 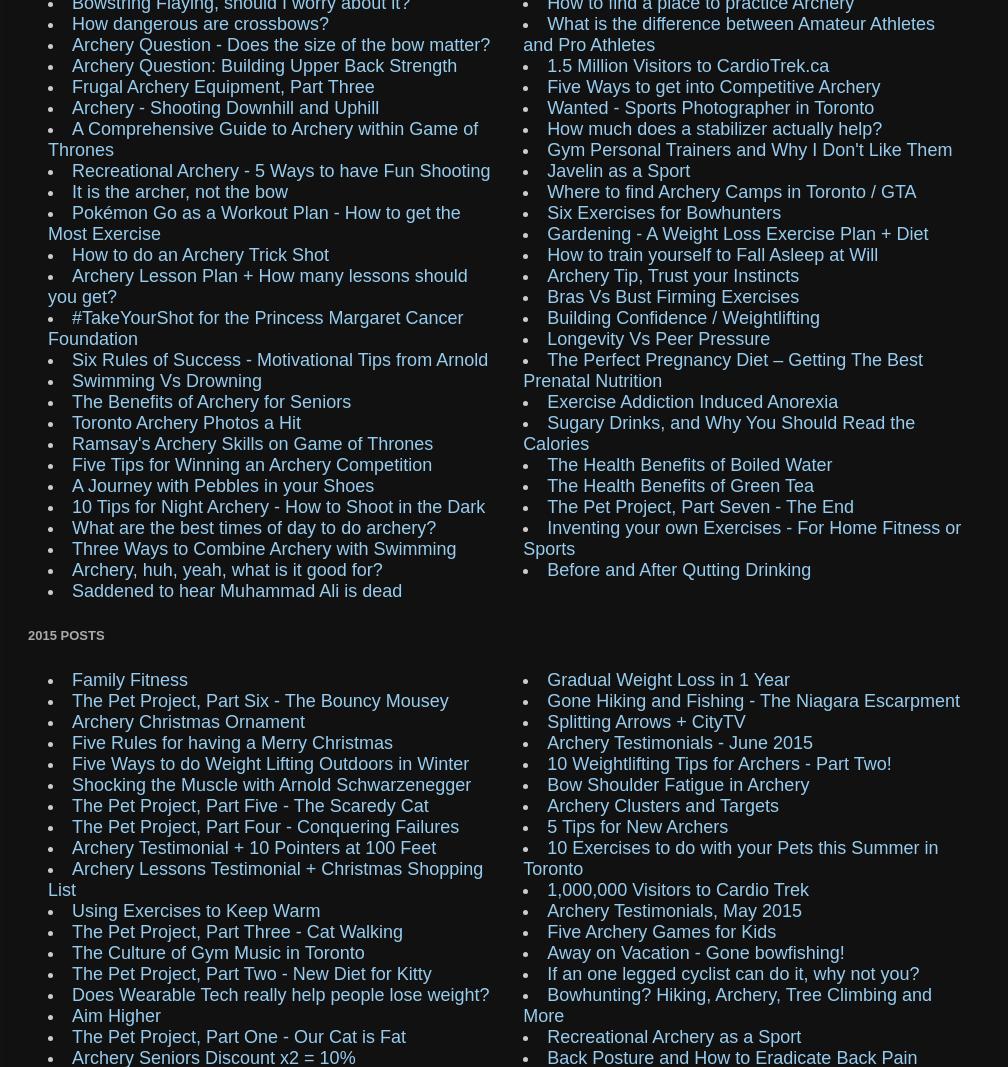 What do you see at coordinates (737, 233) in the screenshot?
I see `'Gardening - A Weight Loss Exercise Plan + Diet'` at bounding box center [737, 233].